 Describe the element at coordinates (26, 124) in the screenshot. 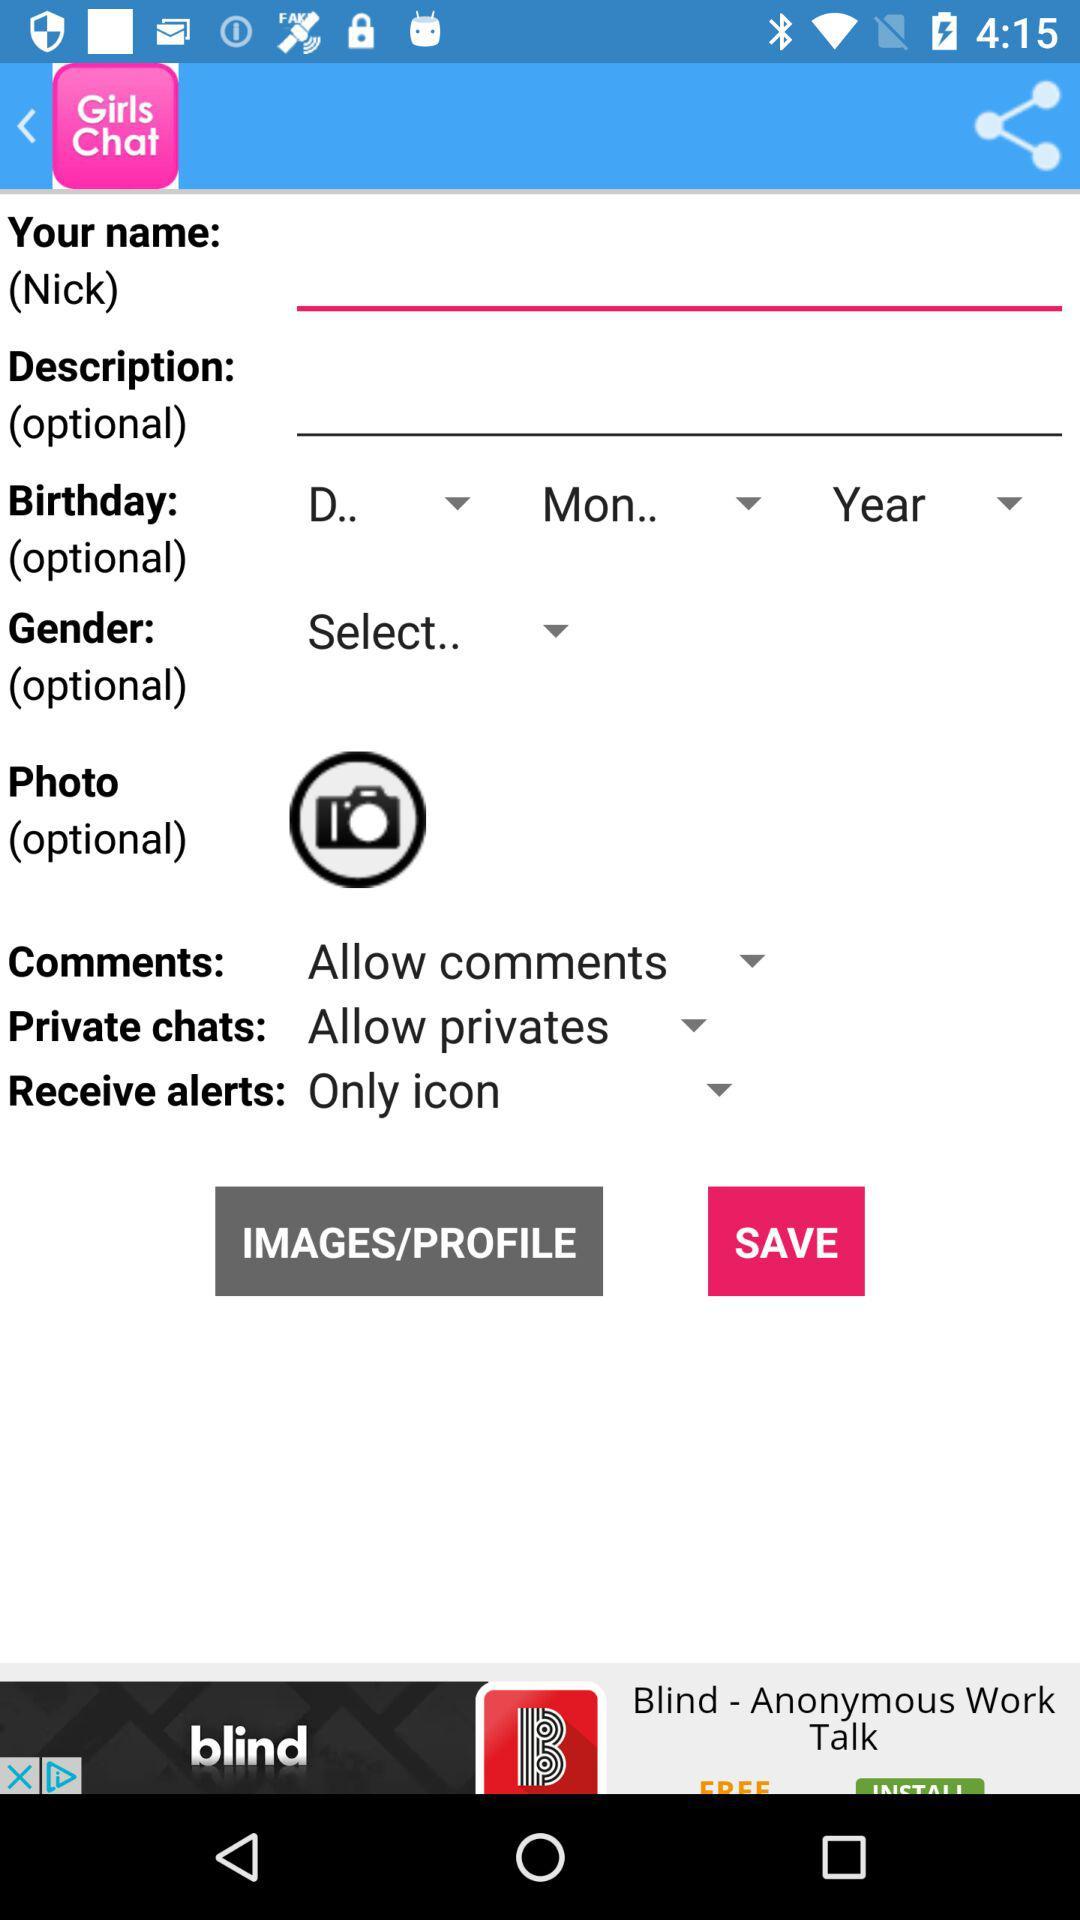

I see `the arrow_backward icon` at that location.